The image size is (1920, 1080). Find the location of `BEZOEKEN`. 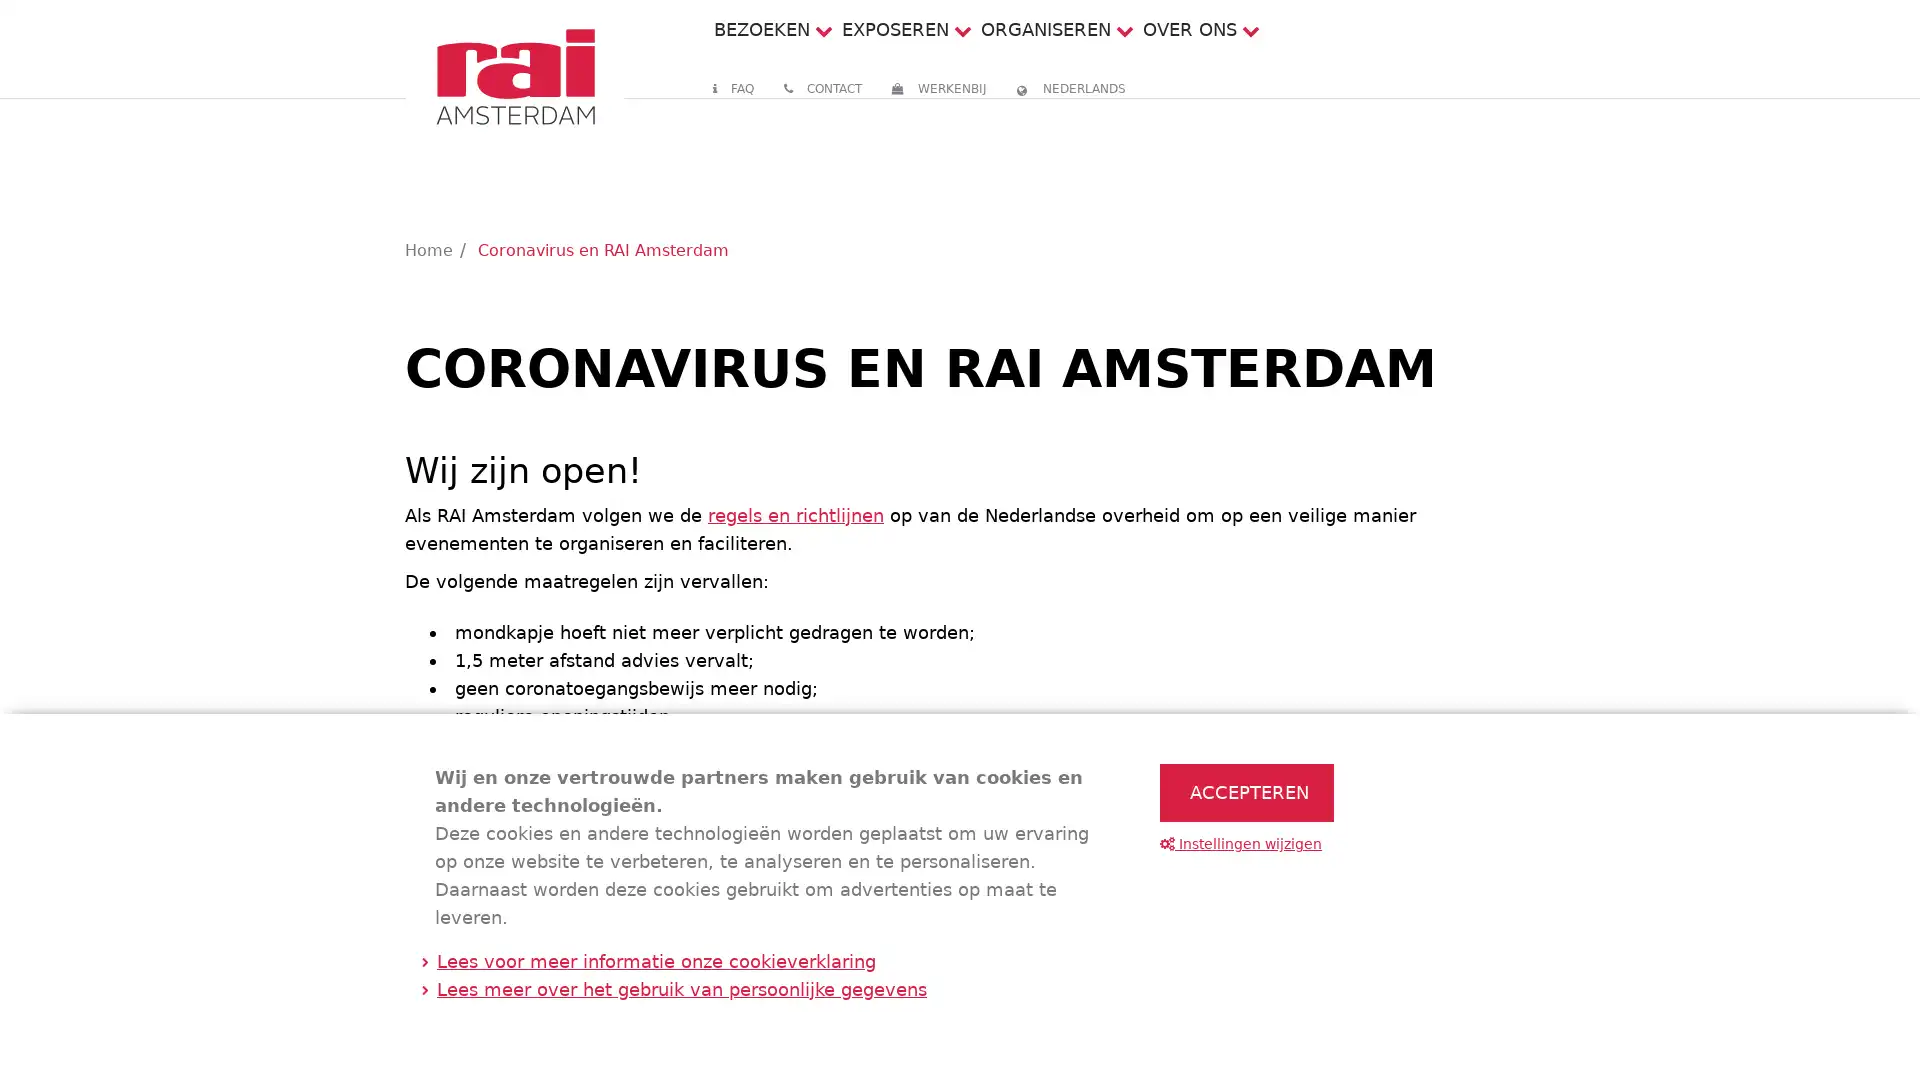

BEZOEKEN is located at coordinates (760, 29).